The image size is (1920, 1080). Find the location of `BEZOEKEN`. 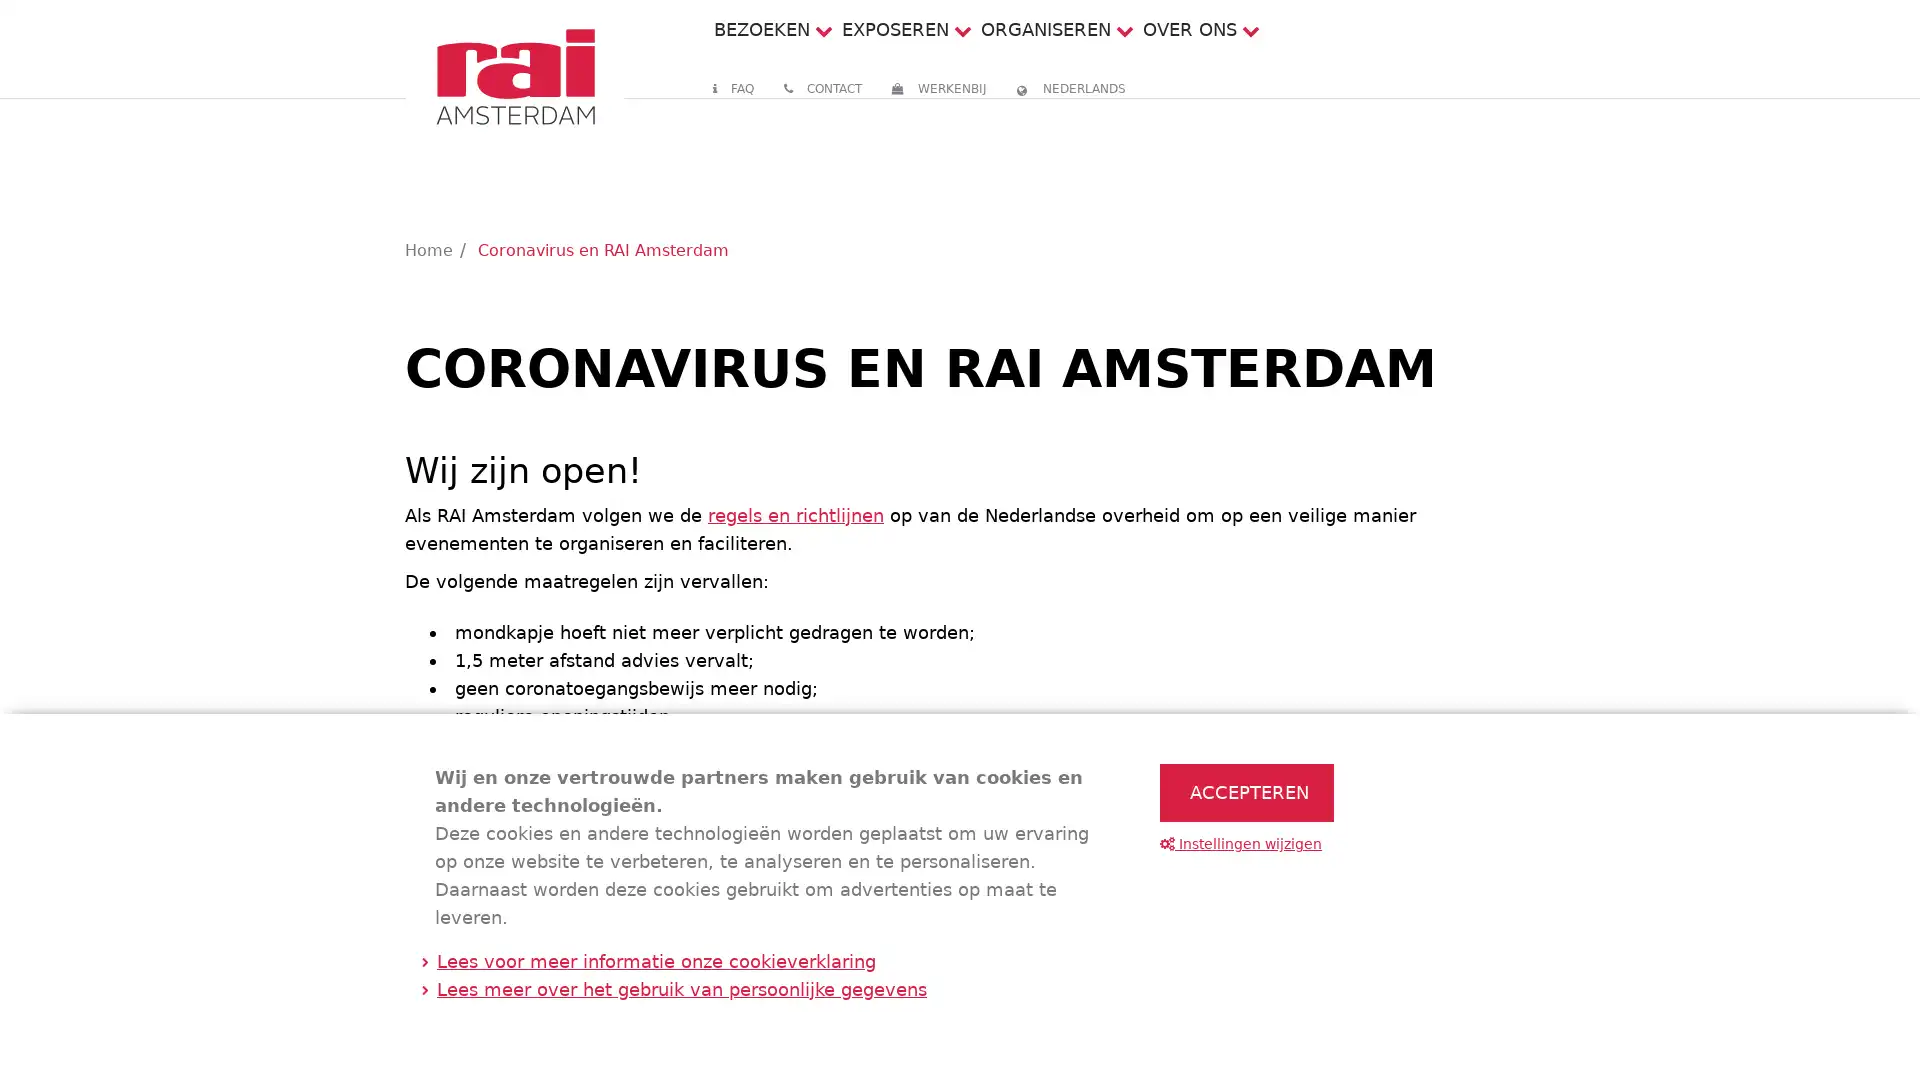

BEZOEKEN is located at coordinates (760, 29).